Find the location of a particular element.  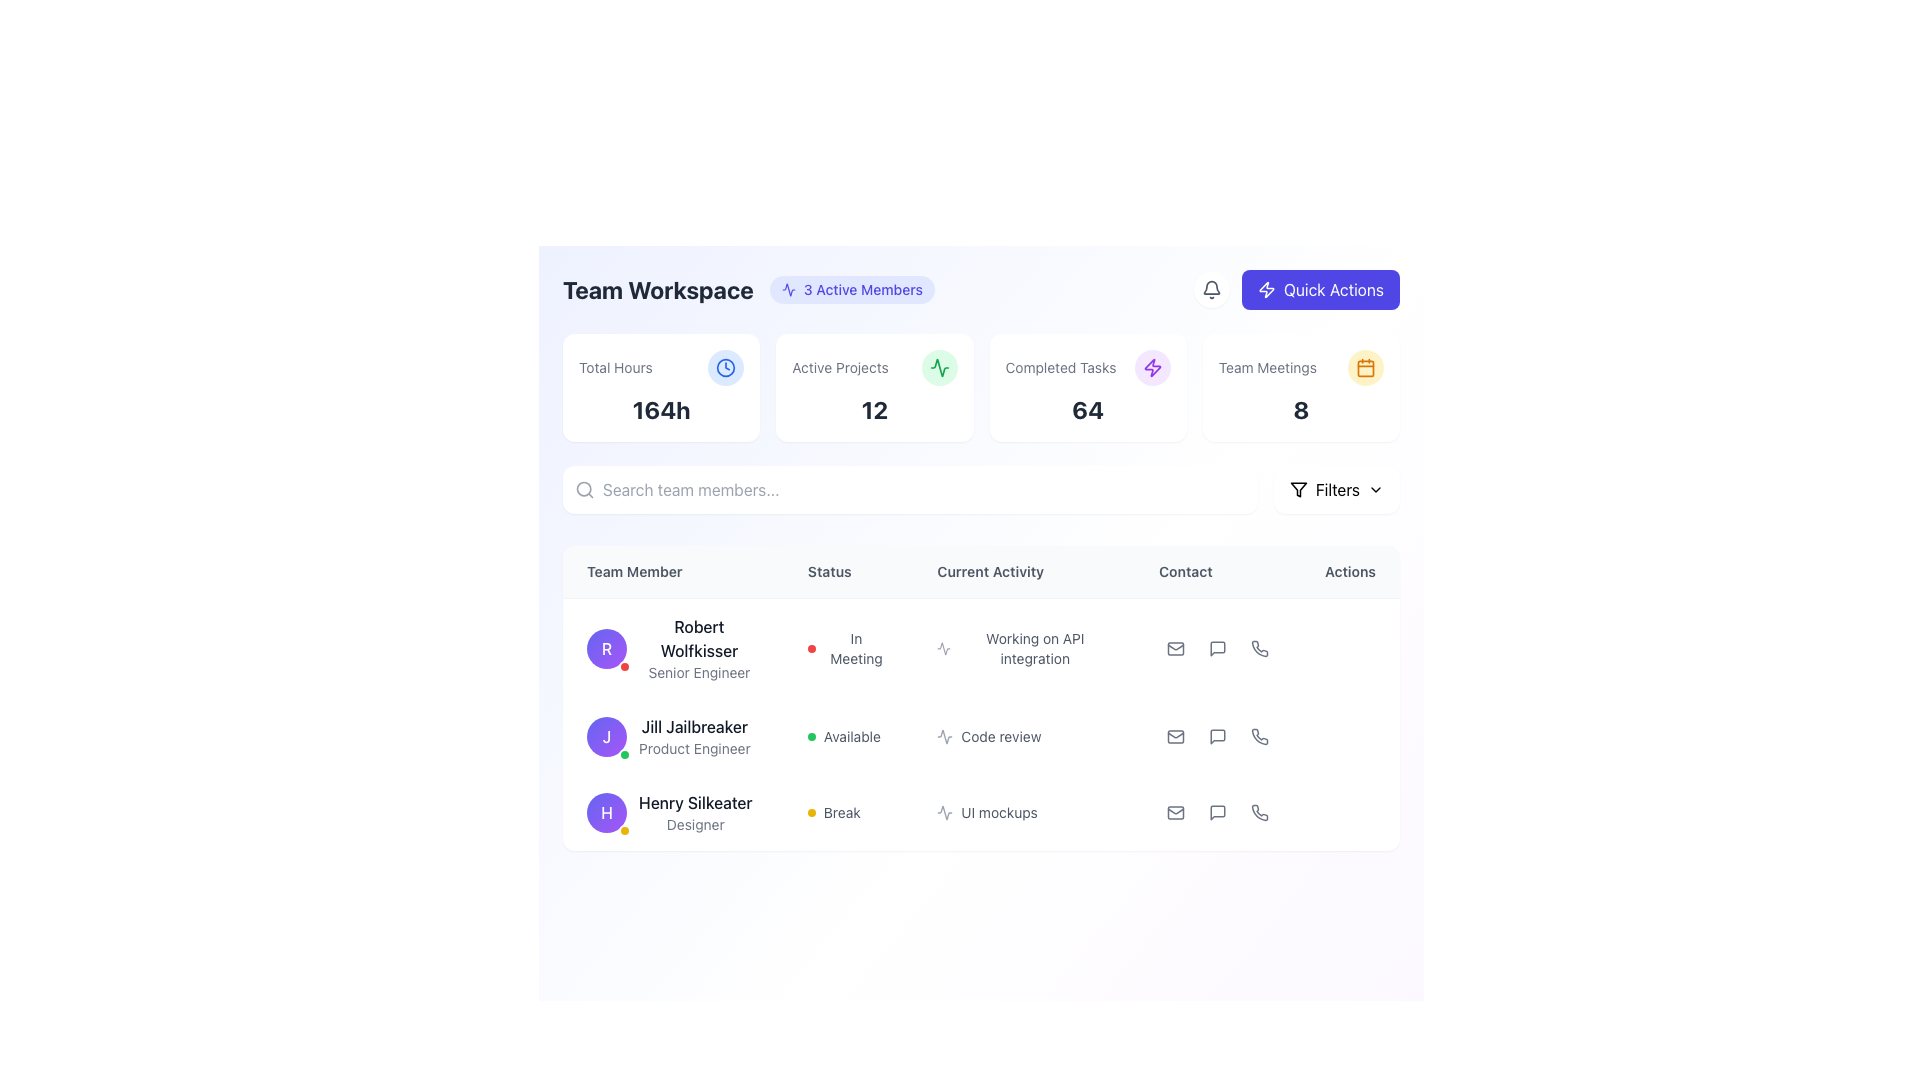

the text label 'Team Member', which is the first column header in a table and styled in dark gray on a light gray background is located at coordinates (673, 572).